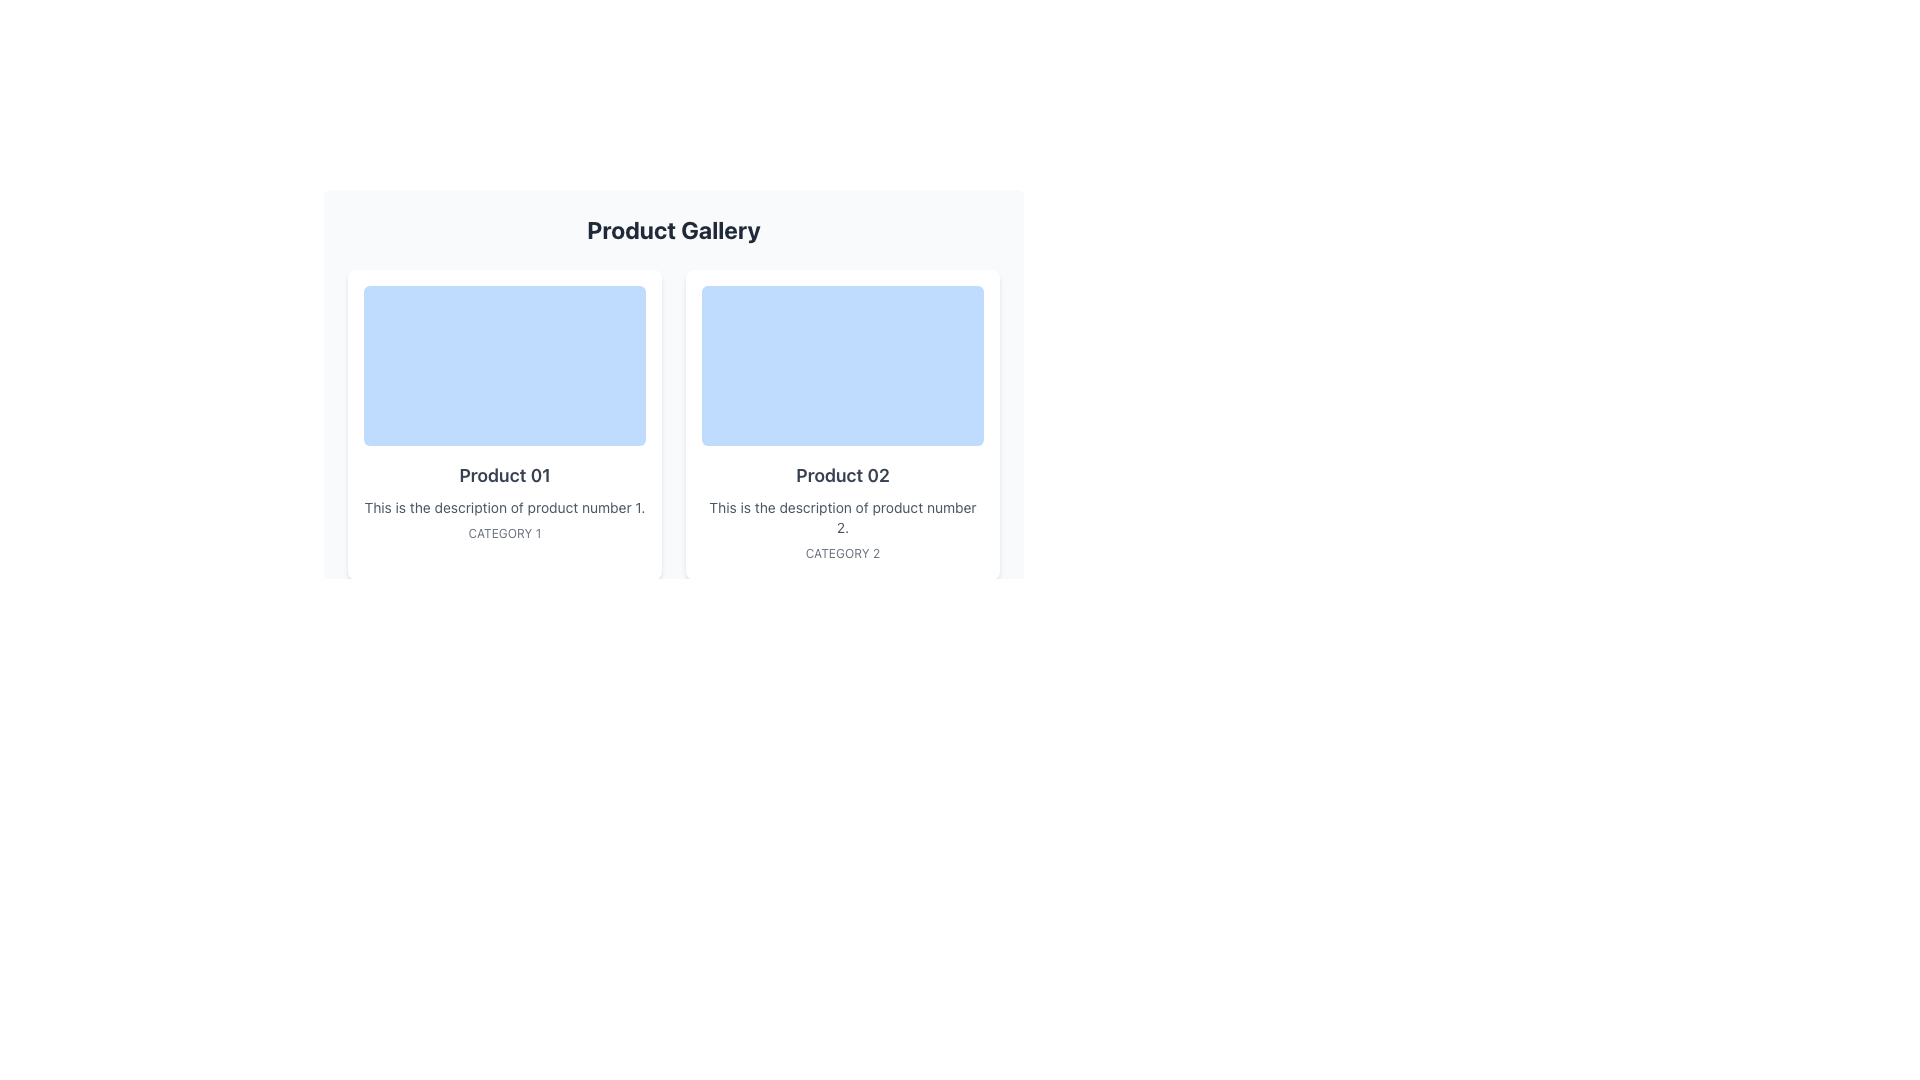  Describe the element at coordinates (843, 516) in the screenshot. I see `the descriptive text element that provides additional details about 'Product 02', located below the product title and above the category label` at that location.